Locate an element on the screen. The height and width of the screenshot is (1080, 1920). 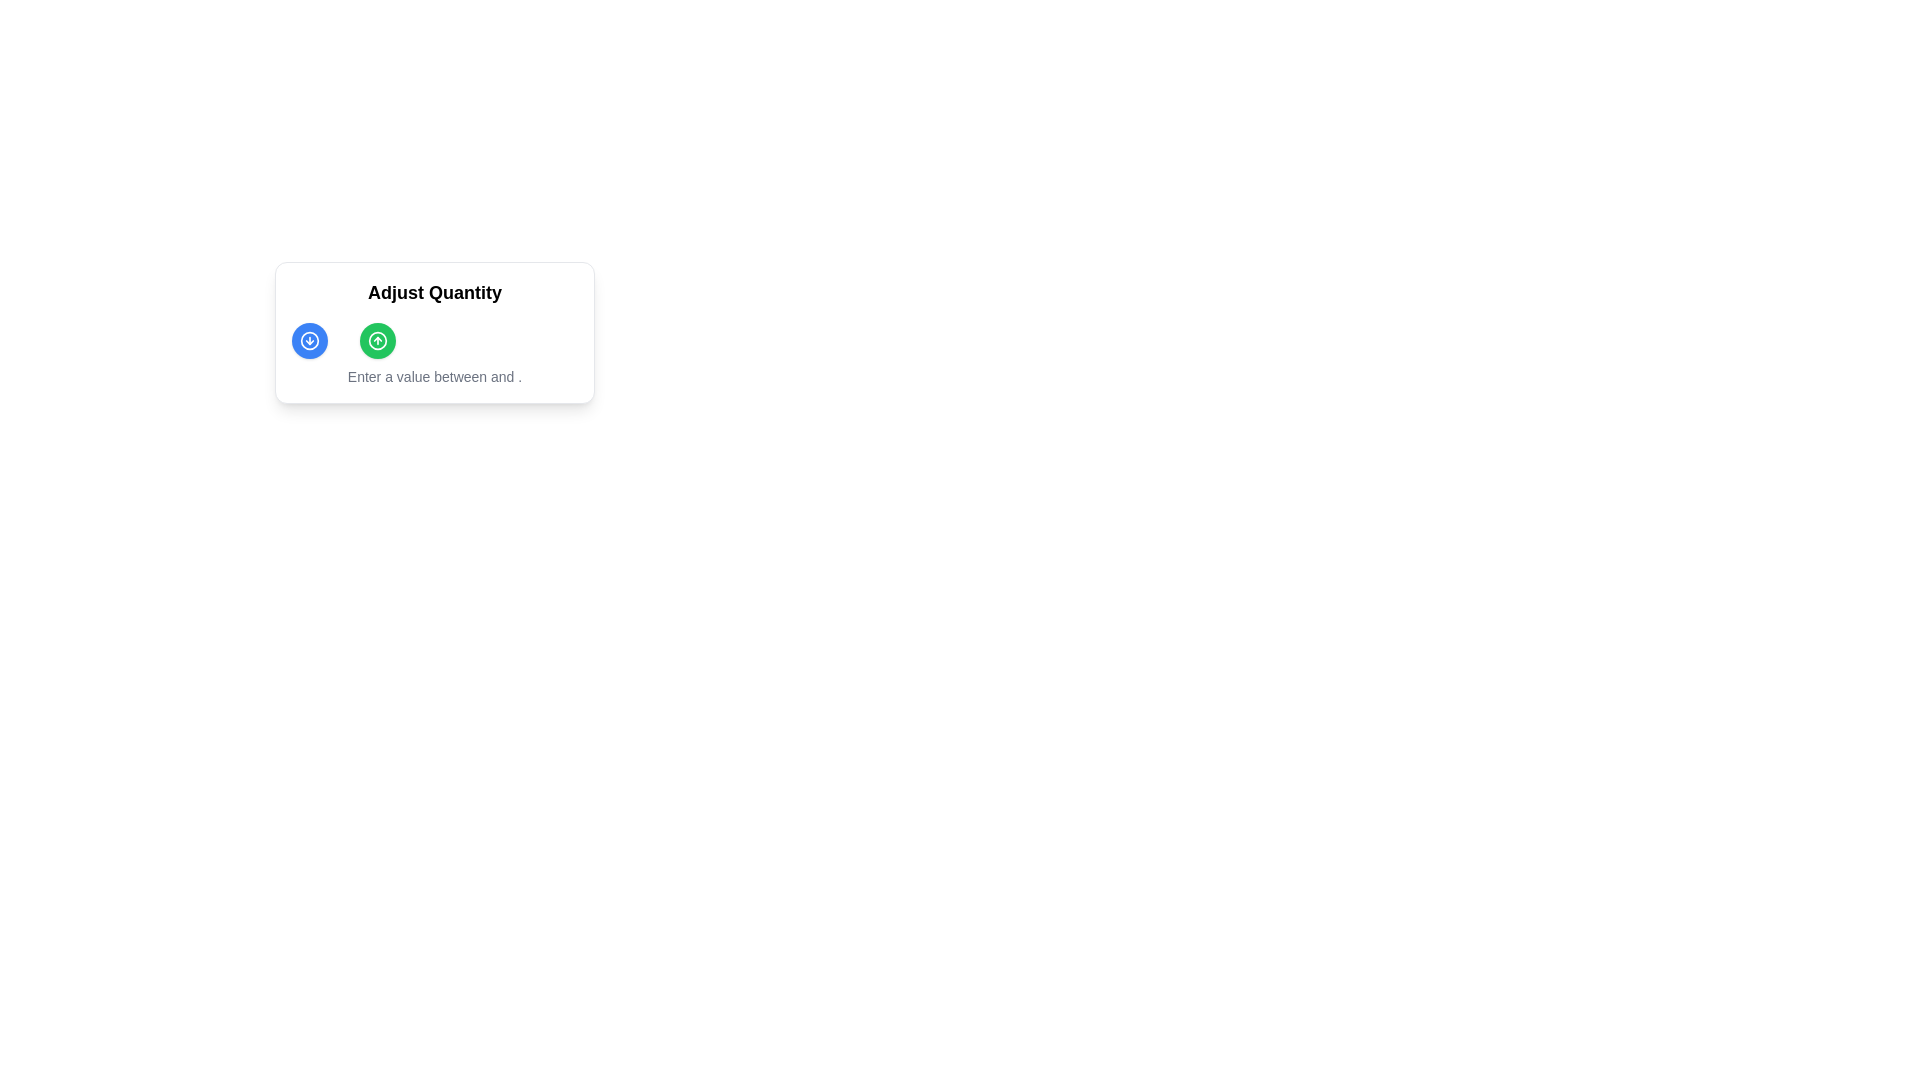
the circle SVG element located to the left of the green circular icon and below the 'Adjust Quantity' label is located at coordinates (309, 339).